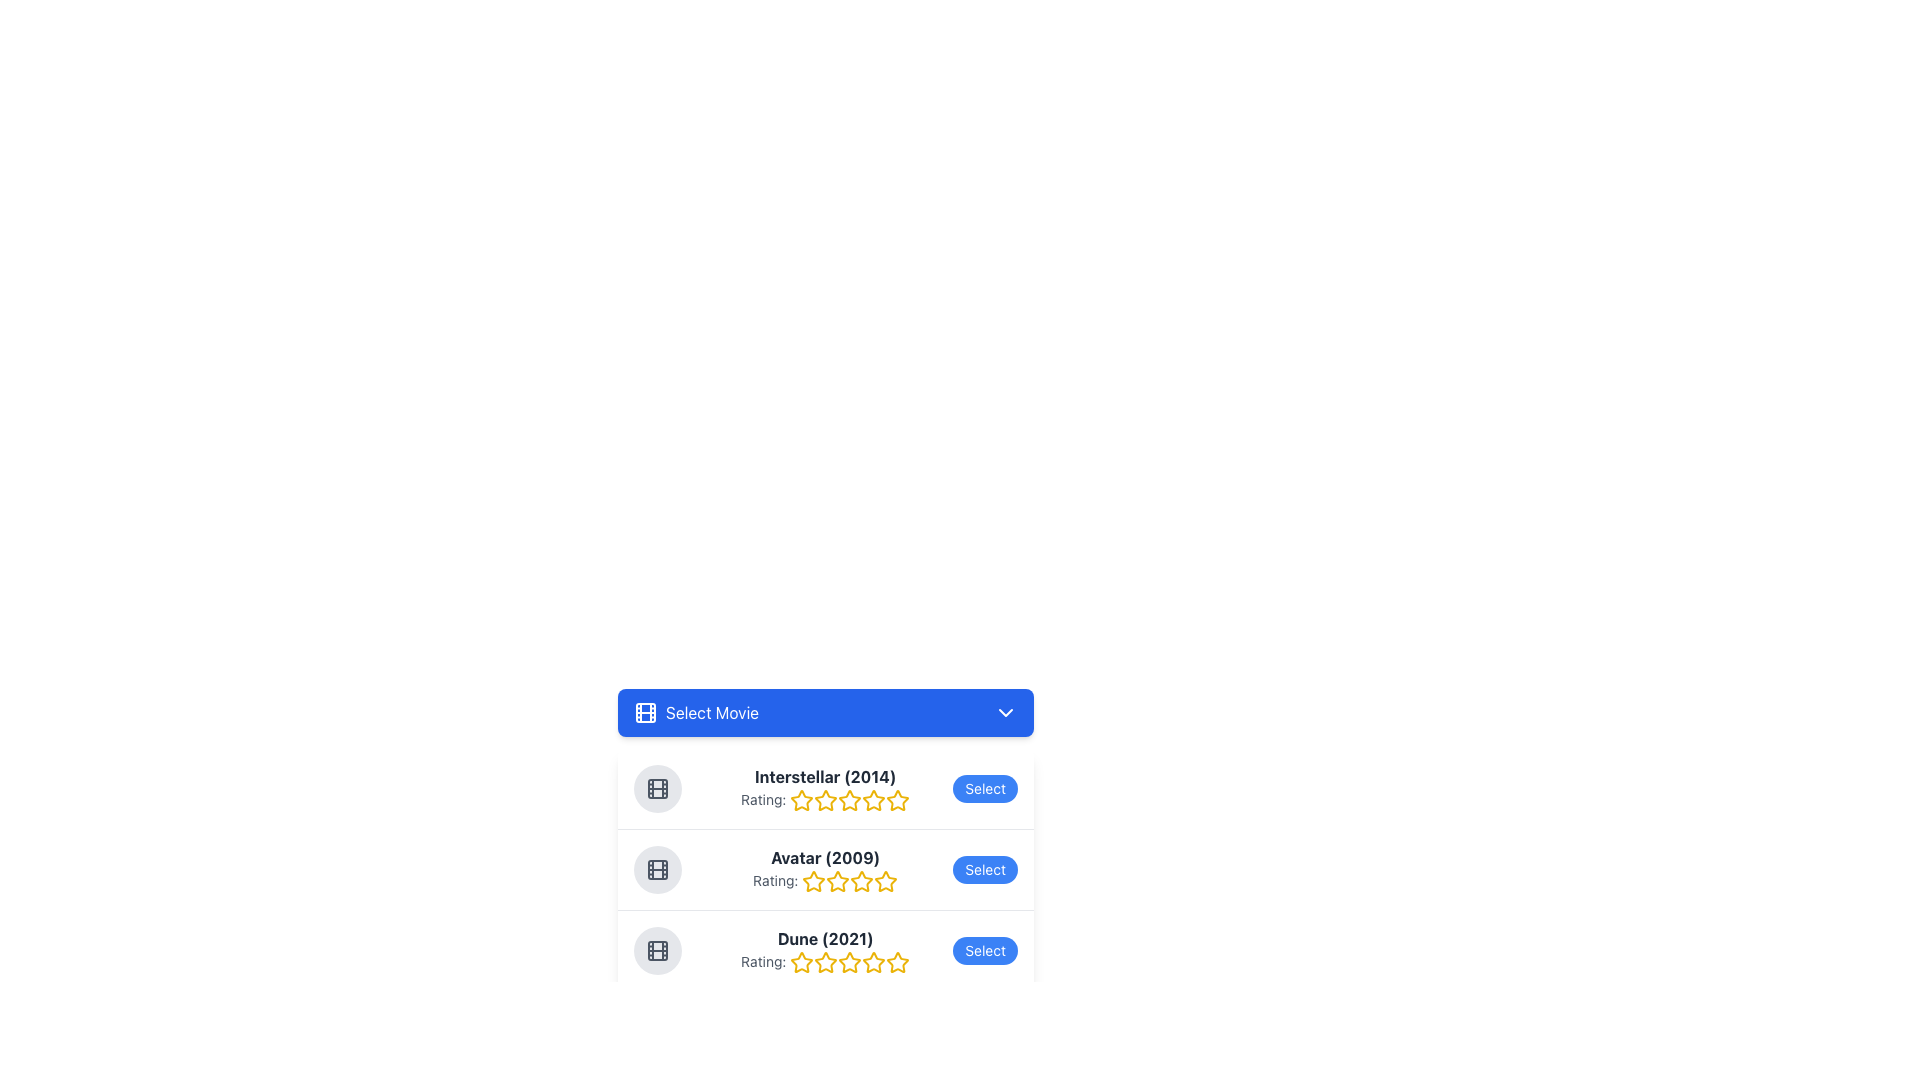 The width and height of the screenshot is (1920, 1080). Describe the element at coordinates (838, 881) in the screenshot. I see `the third star icon in the five-star rating system for the movie Avatar (2009)` at that location.